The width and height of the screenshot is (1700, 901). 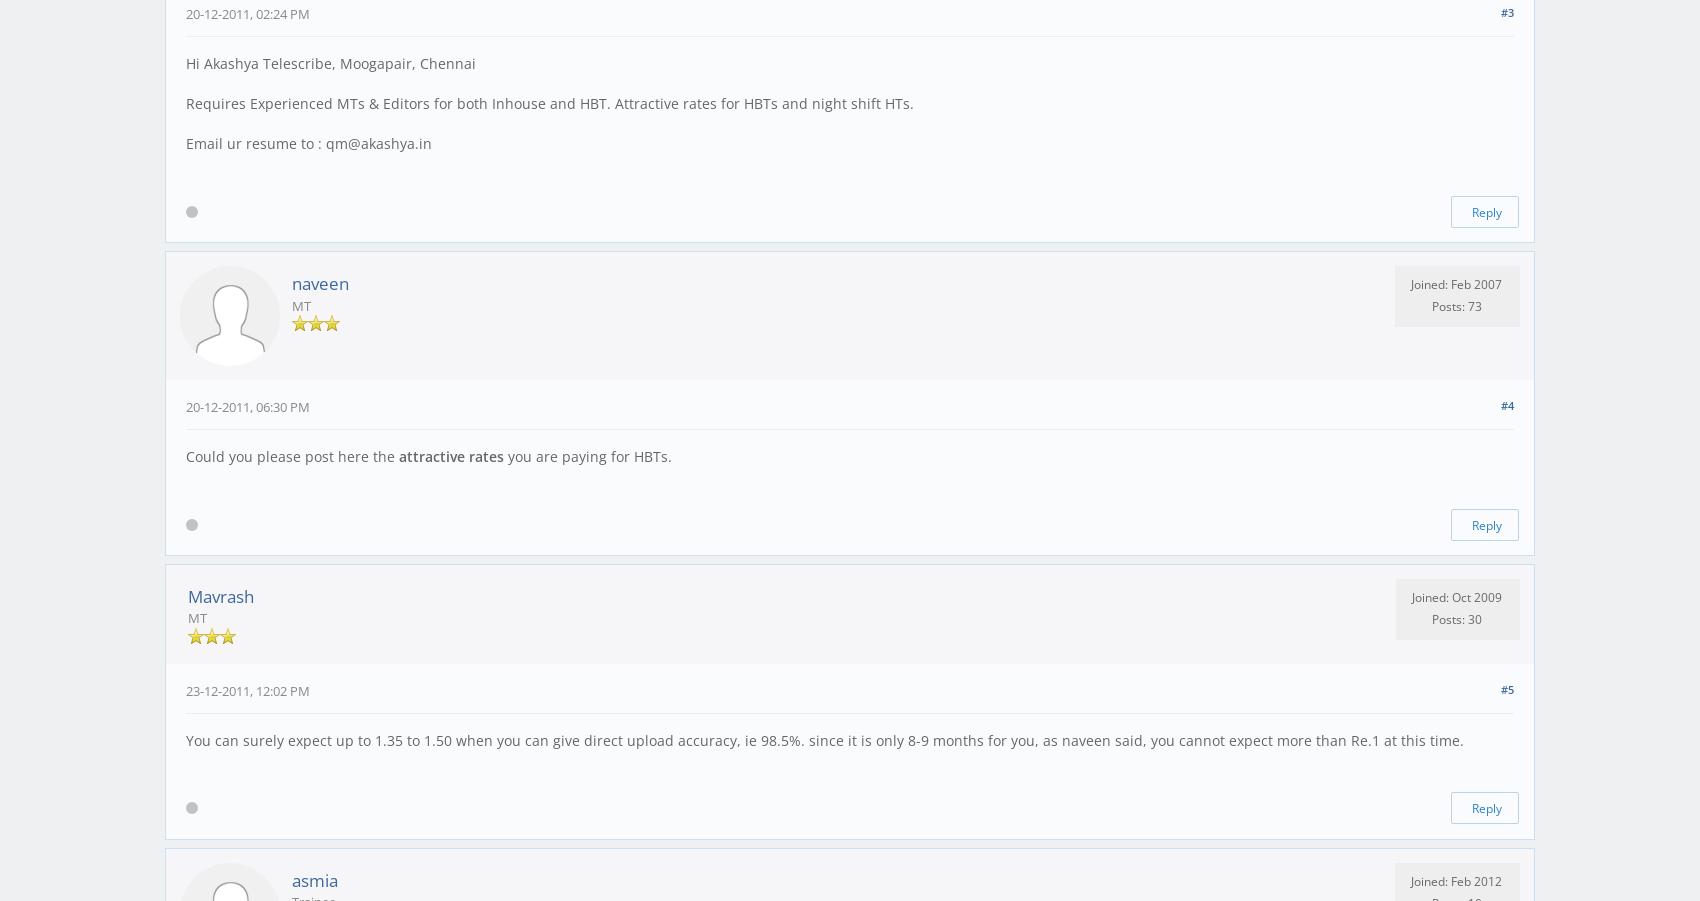 What do you see at coordinates (1500, 689) in the screenshot?
I see `'#5'` at bounding box center [1500, 689].